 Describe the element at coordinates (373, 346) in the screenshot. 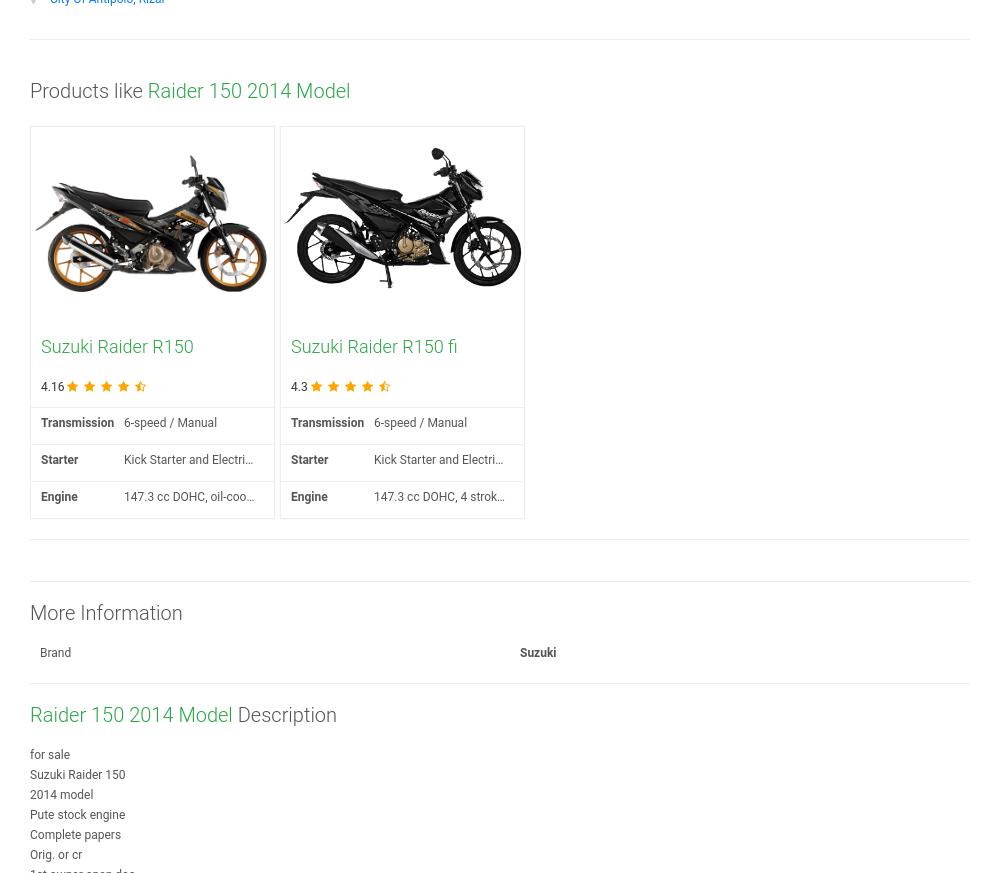

I see `'Suzuki Raider R150 fi'` at that location.